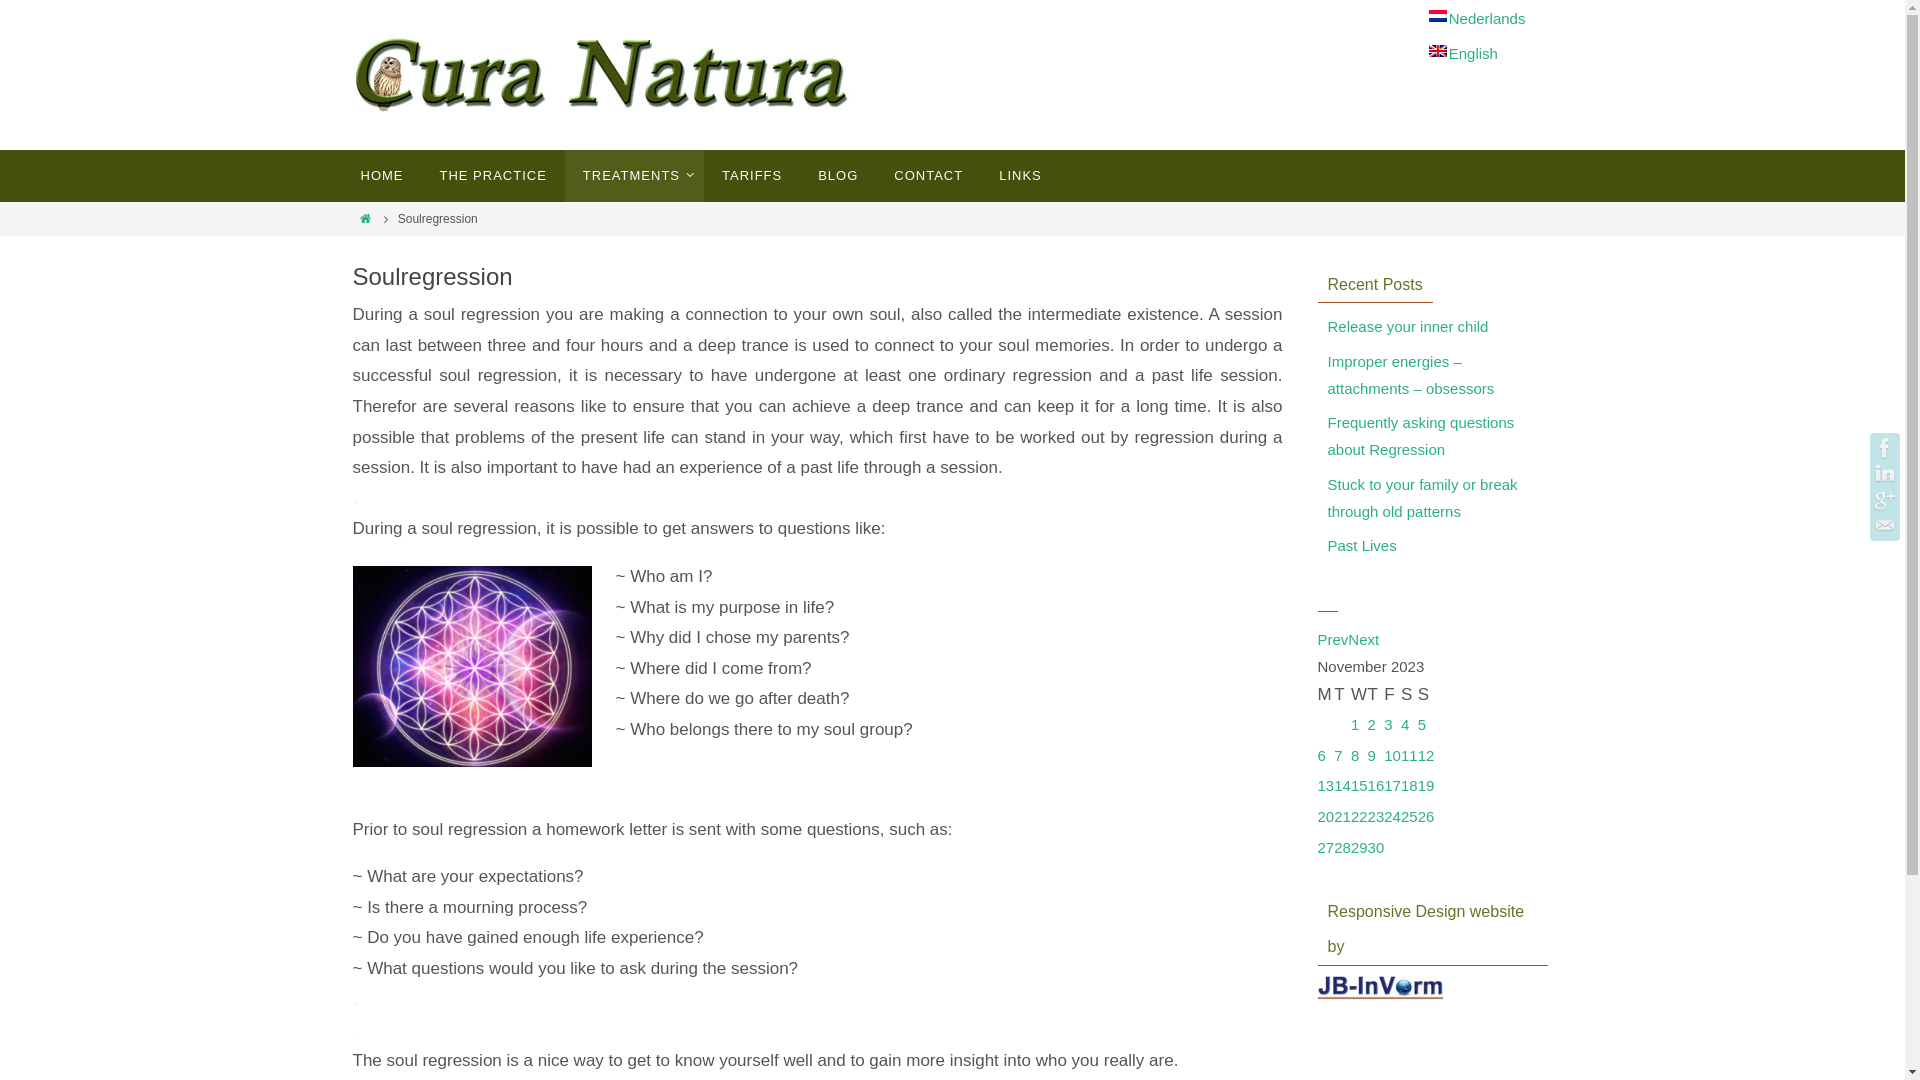 Image resolution: width=1920 pixels, height=1080 pixels. I want to click on '19', so click(1425, 785).